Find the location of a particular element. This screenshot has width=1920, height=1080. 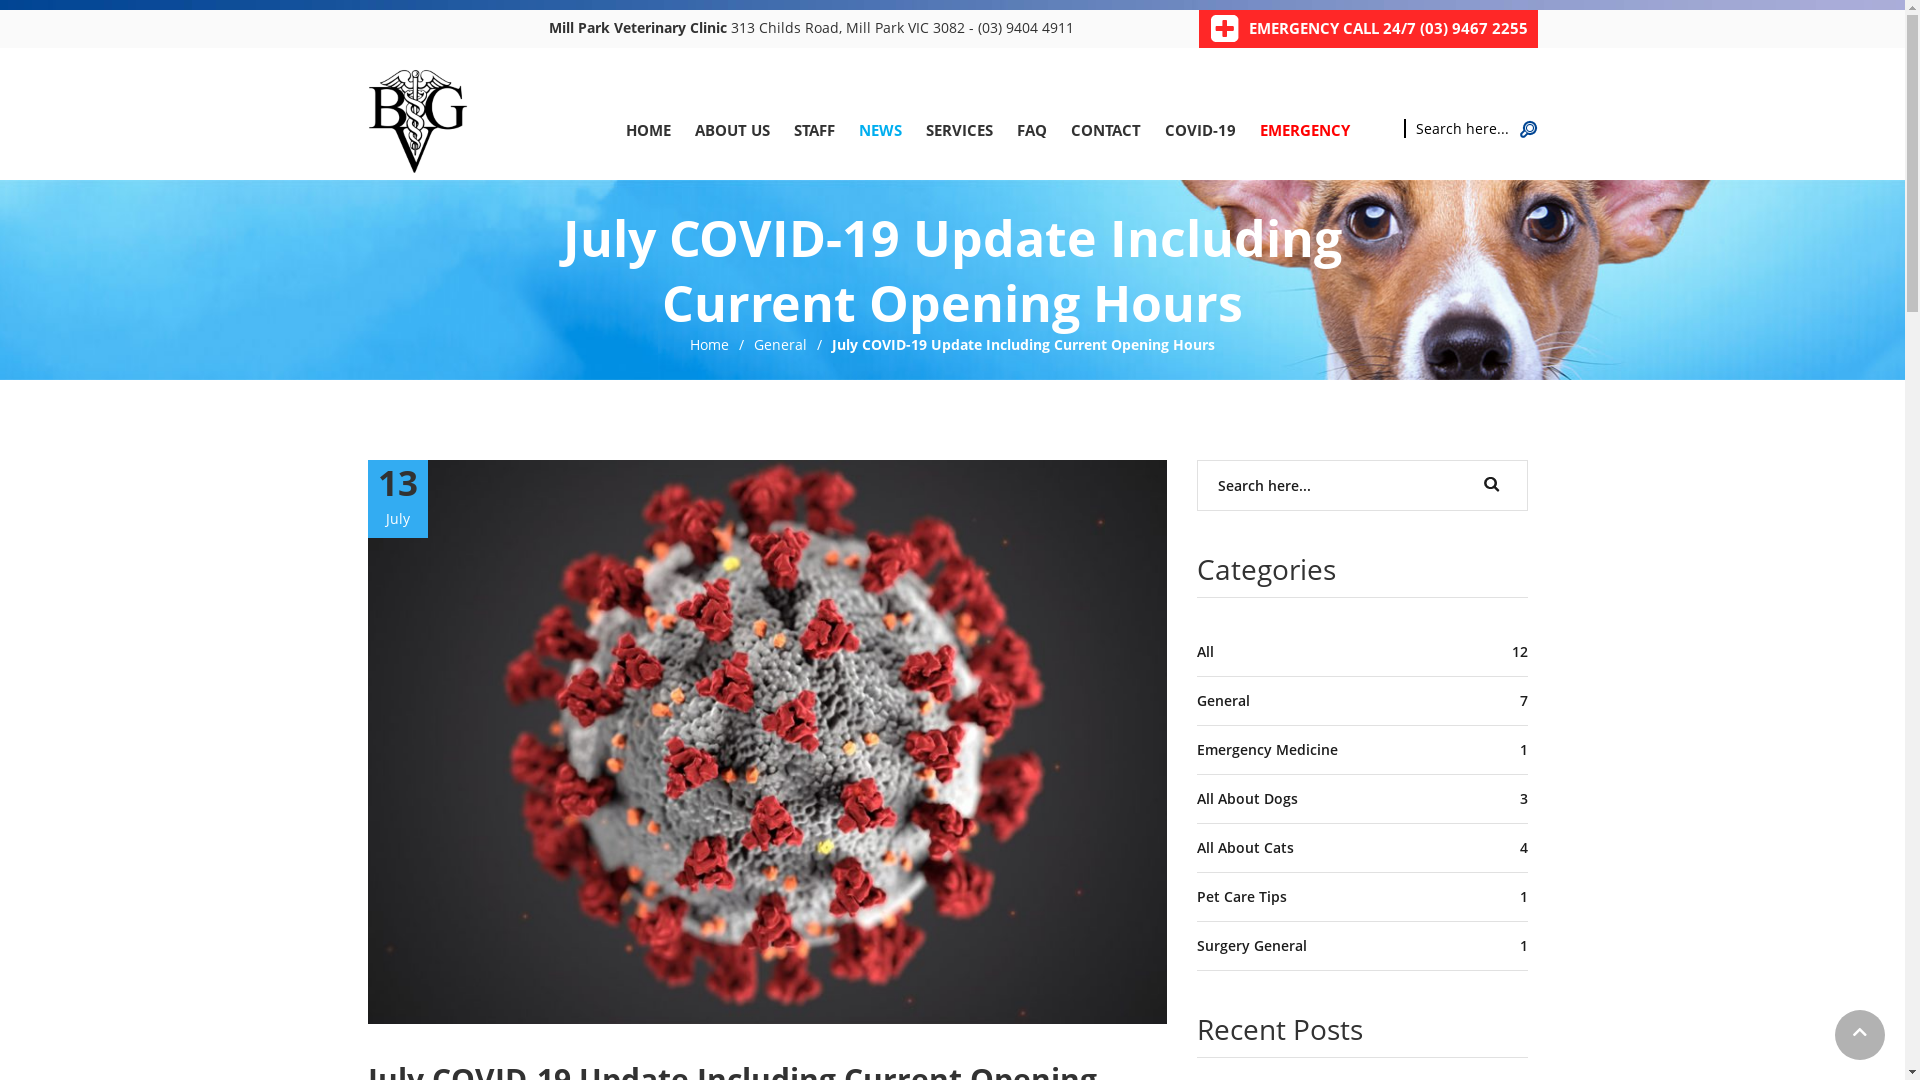

'Search' is located at coordinates (1492, 483).